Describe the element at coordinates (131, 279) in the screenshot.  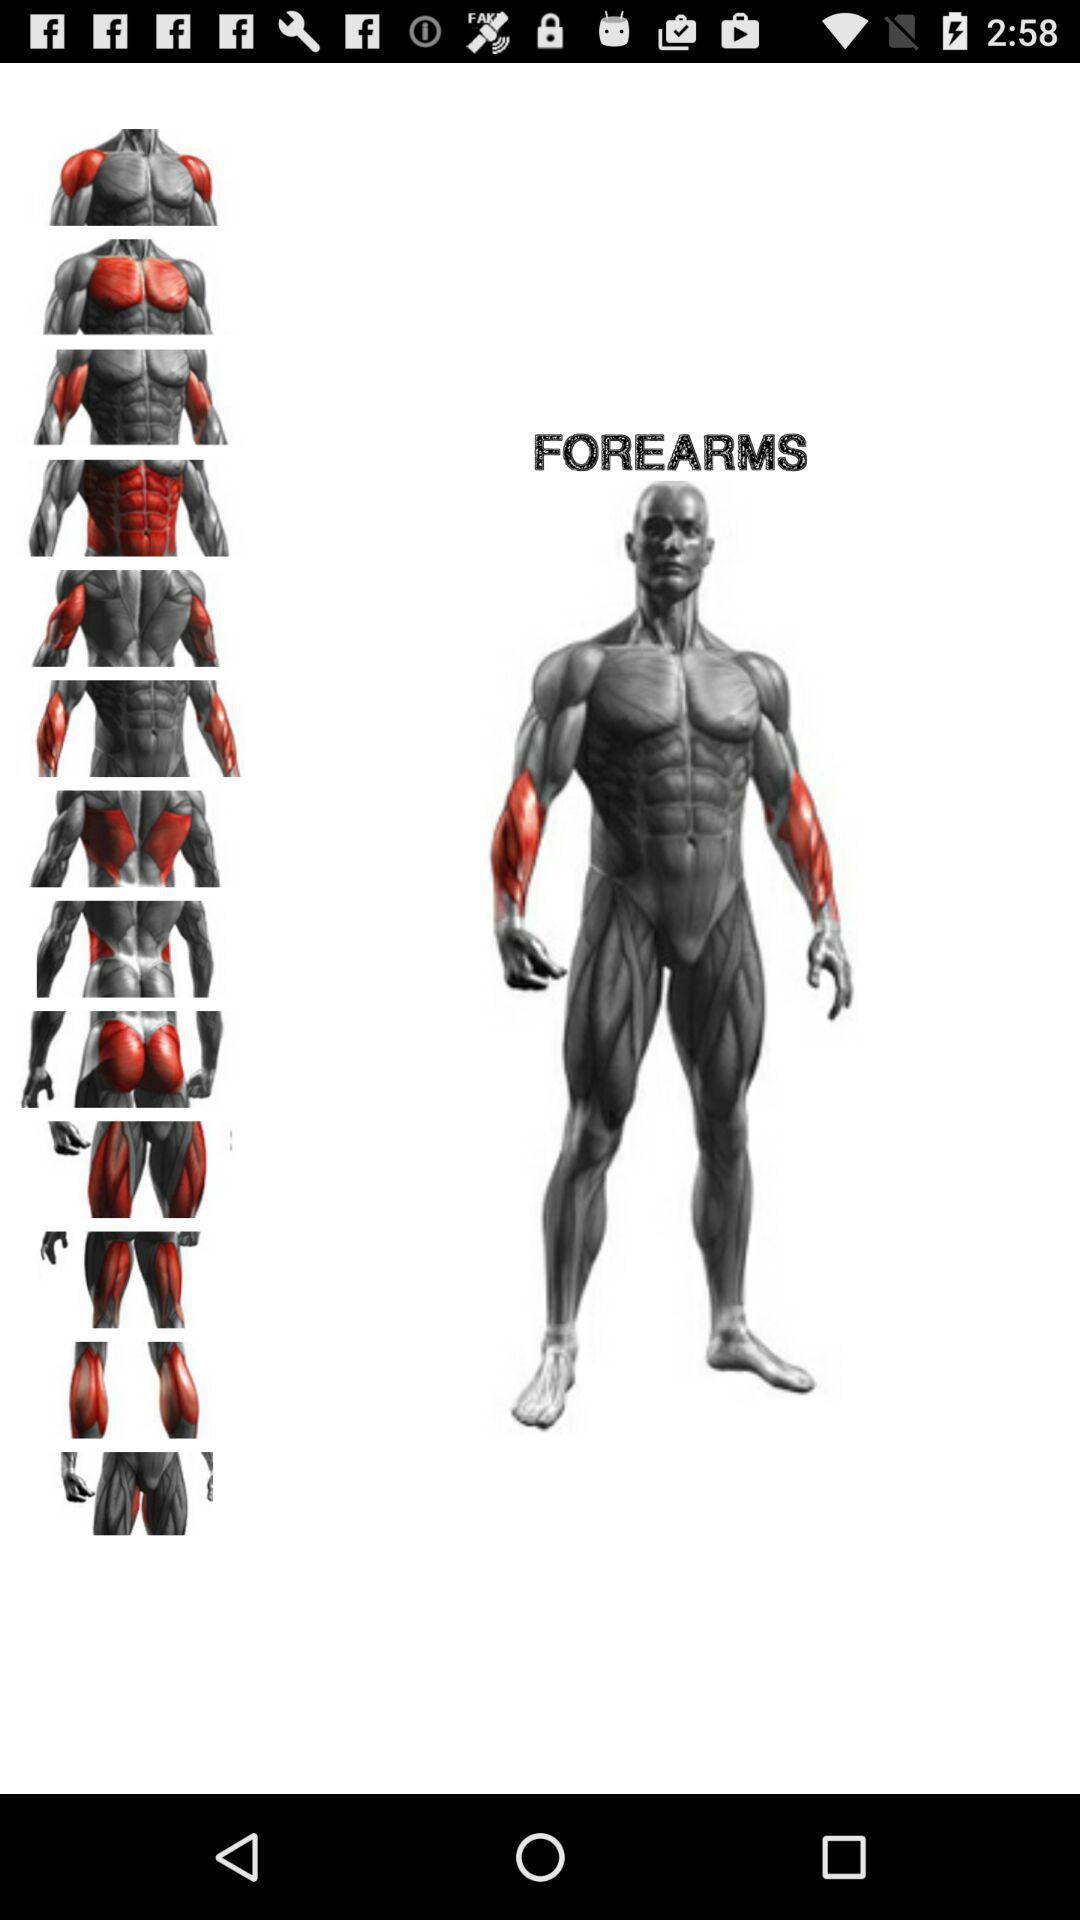
I see `pectorals` at that location.